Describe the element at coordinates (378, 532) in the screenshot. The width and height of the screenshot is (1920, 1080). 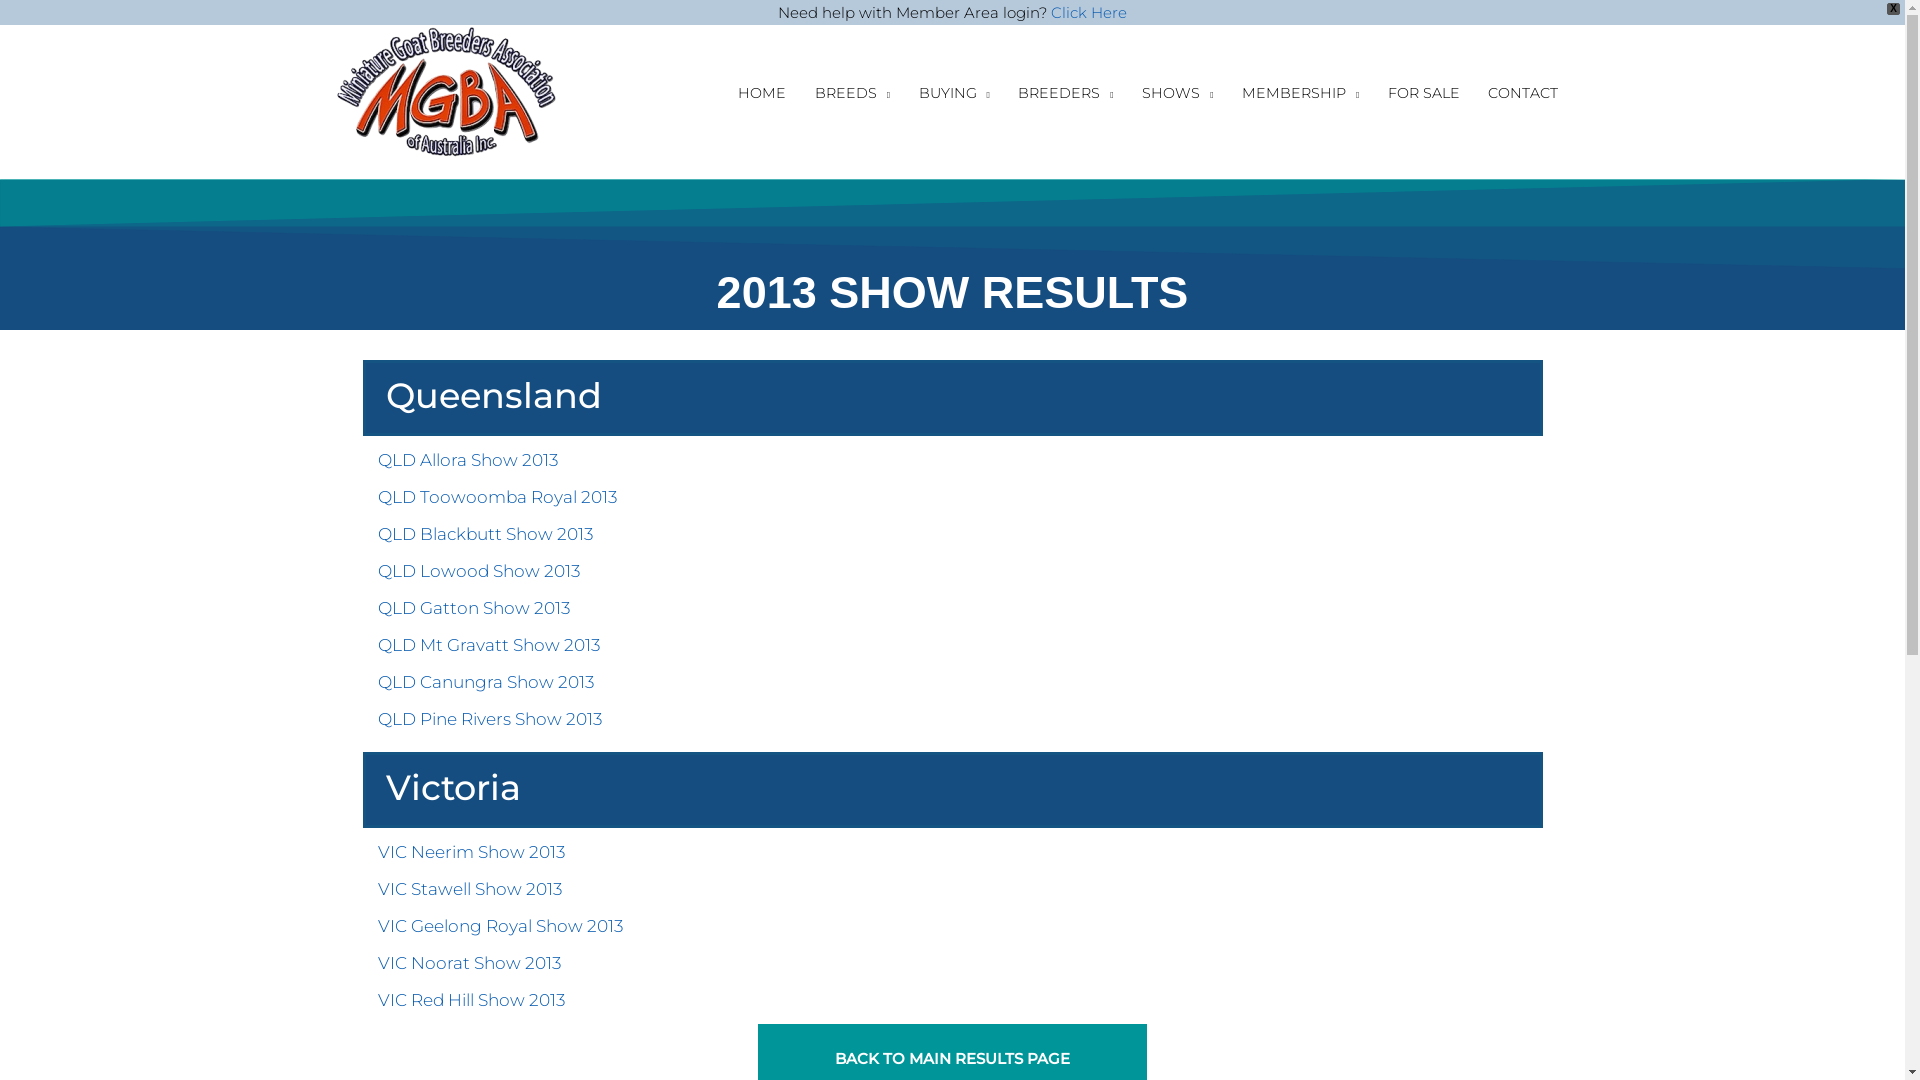
I see `'QLD Blackbutt Show 2013'` at that location.